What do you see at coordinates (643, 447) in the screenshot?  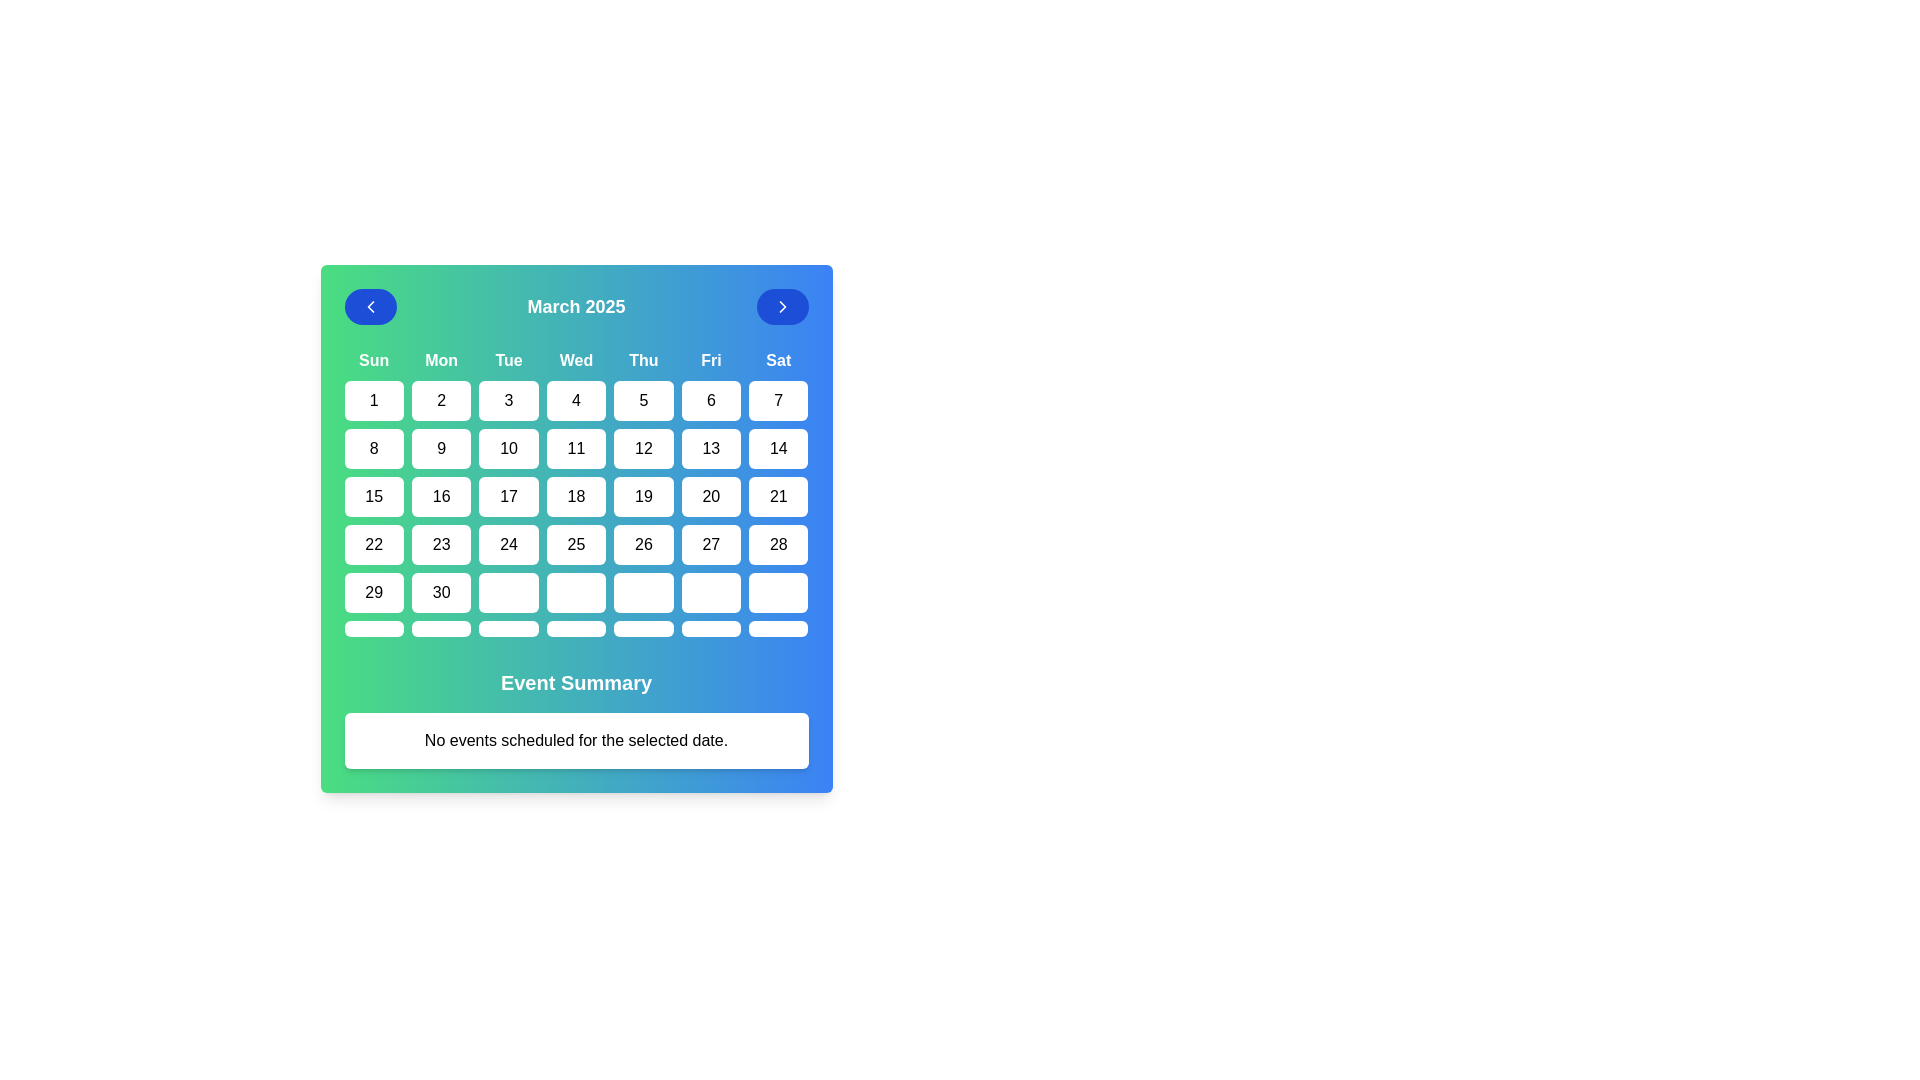 I see `the date selector button for '12' in the calendar interface` at bounding box center [643, 447].